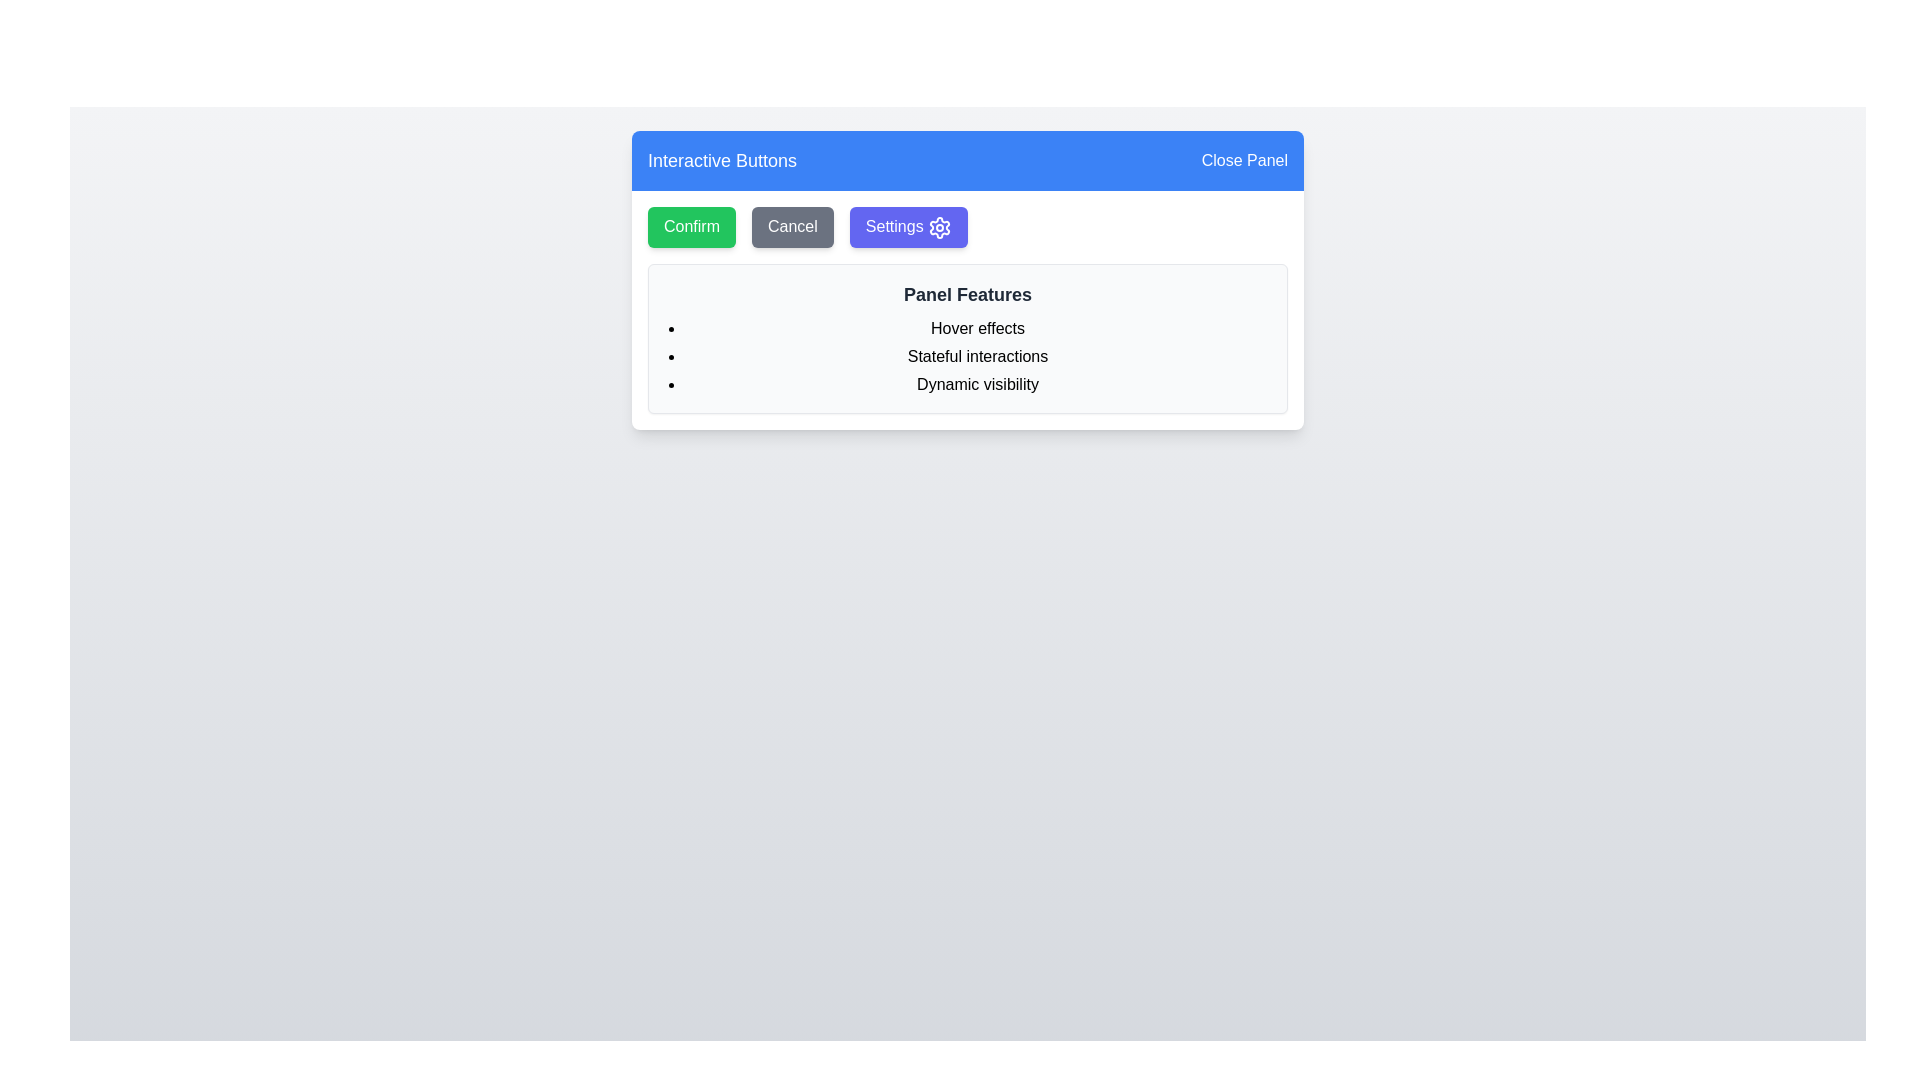 This screenshot has width=1920, height=1080. I want to click on the static text element displaying 'Dynamic visibility', which is the last item in the bulleted list under the 'Panel Features' heading, so click(978, 384).